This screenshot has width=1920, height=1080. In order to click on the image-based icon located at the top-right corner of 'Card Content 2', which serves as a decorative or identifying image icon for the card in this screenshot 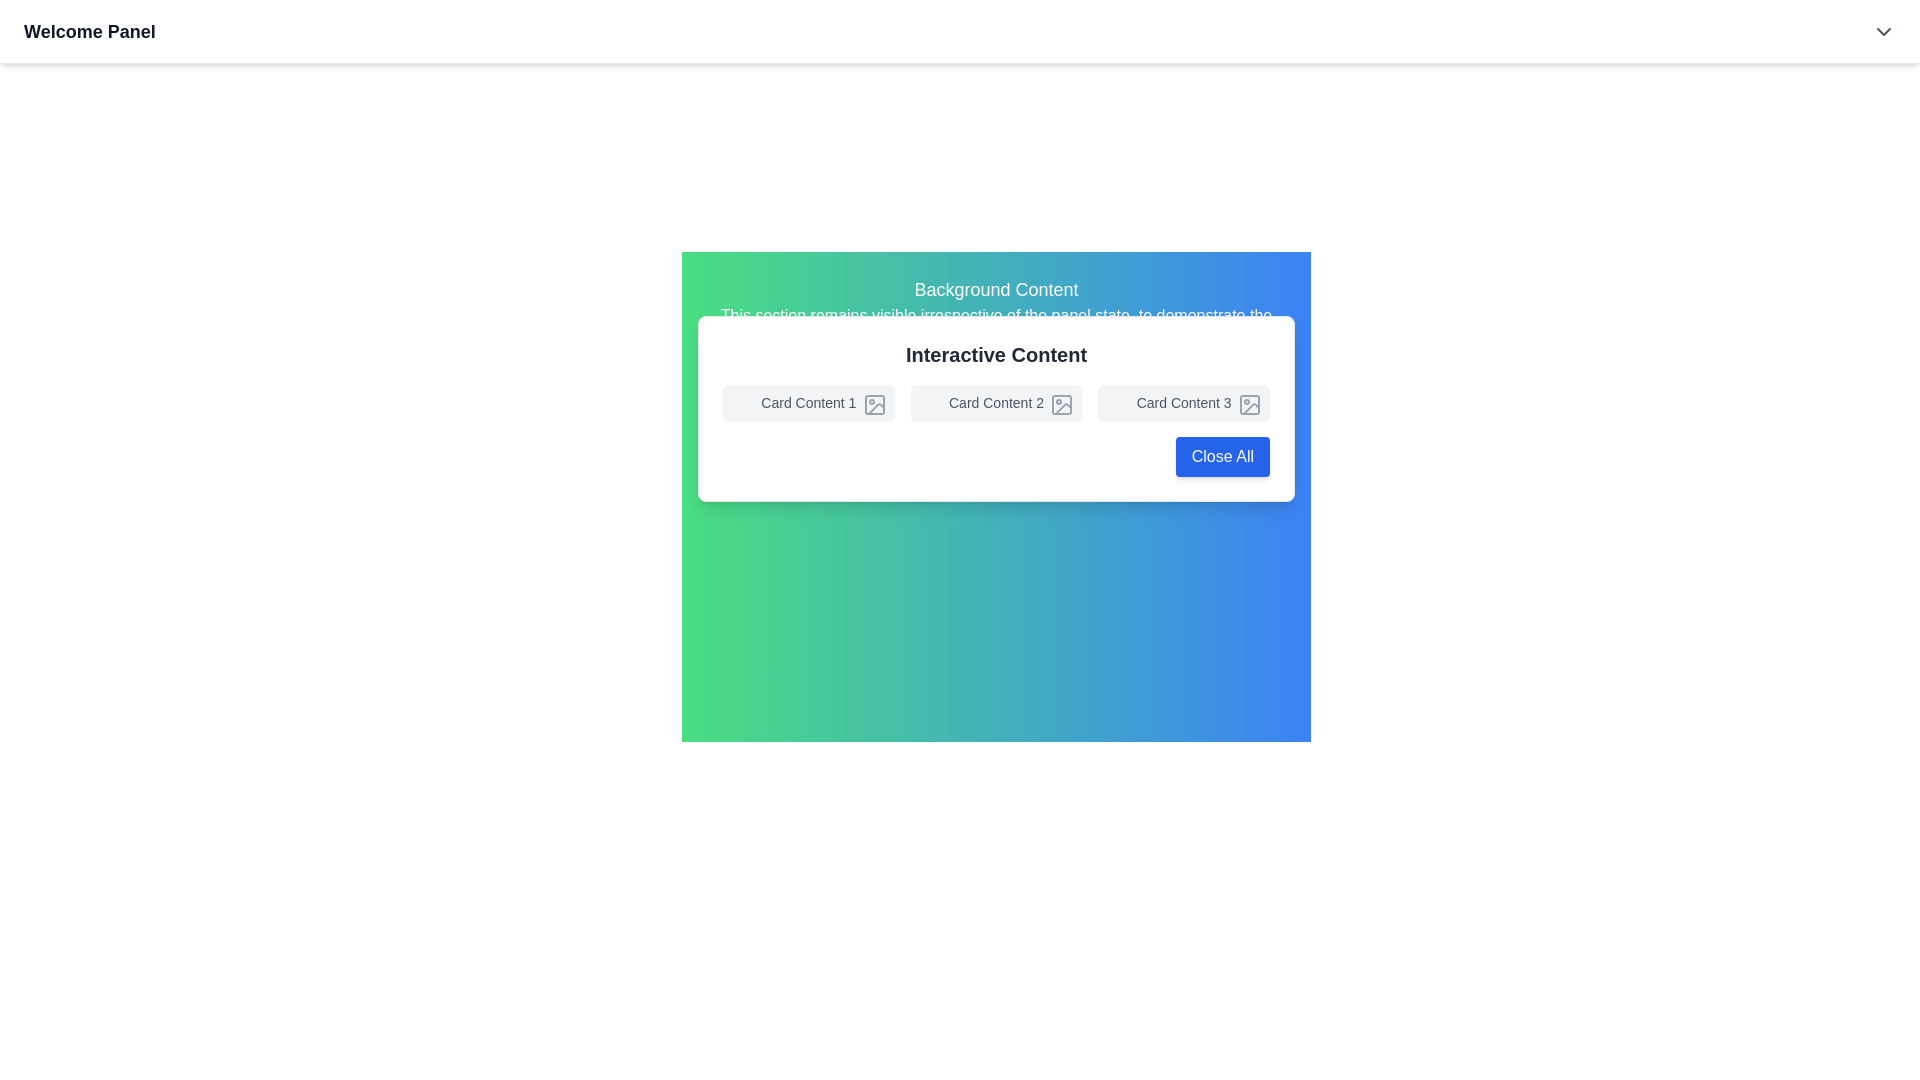, I will do `click(1061, 405)`.